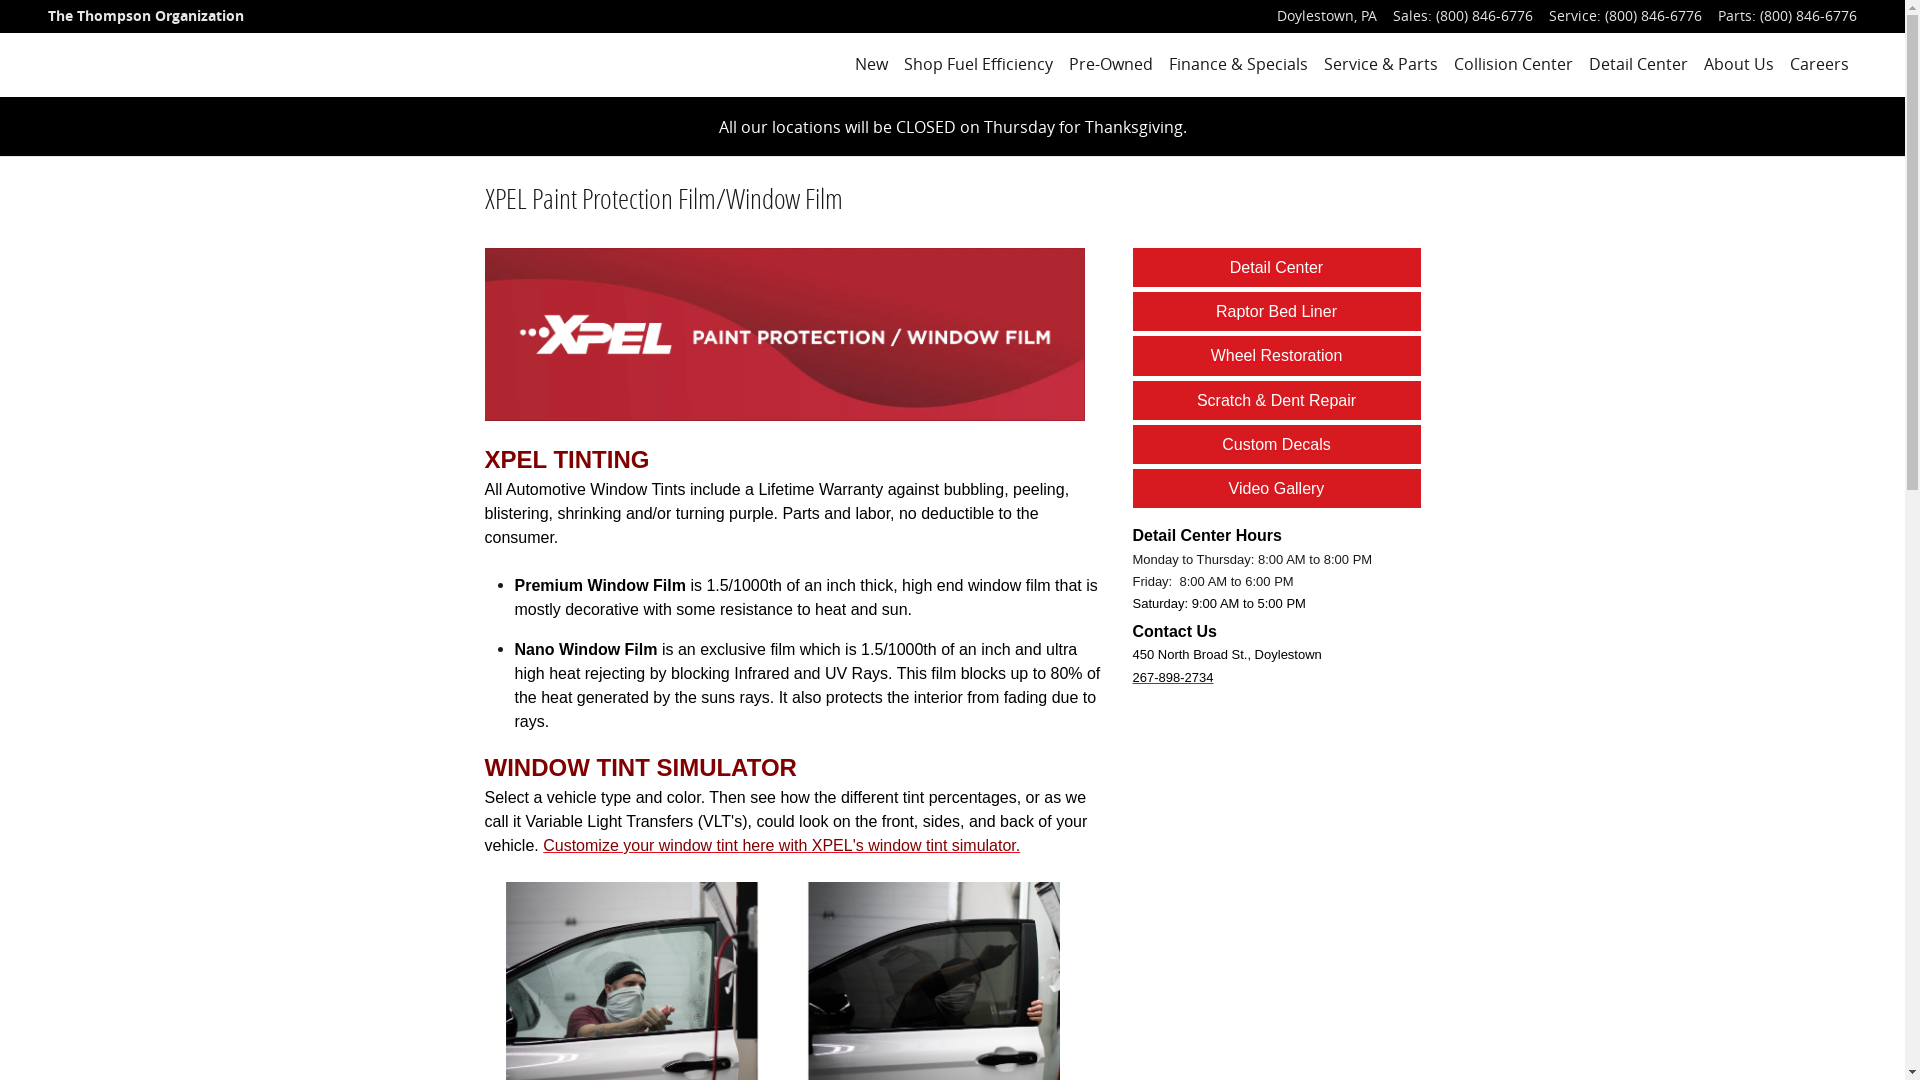  What do you see at coordinates (1737, 64) in the screenshot?
I see `'About Us'` at bounding box center [1737, 64].